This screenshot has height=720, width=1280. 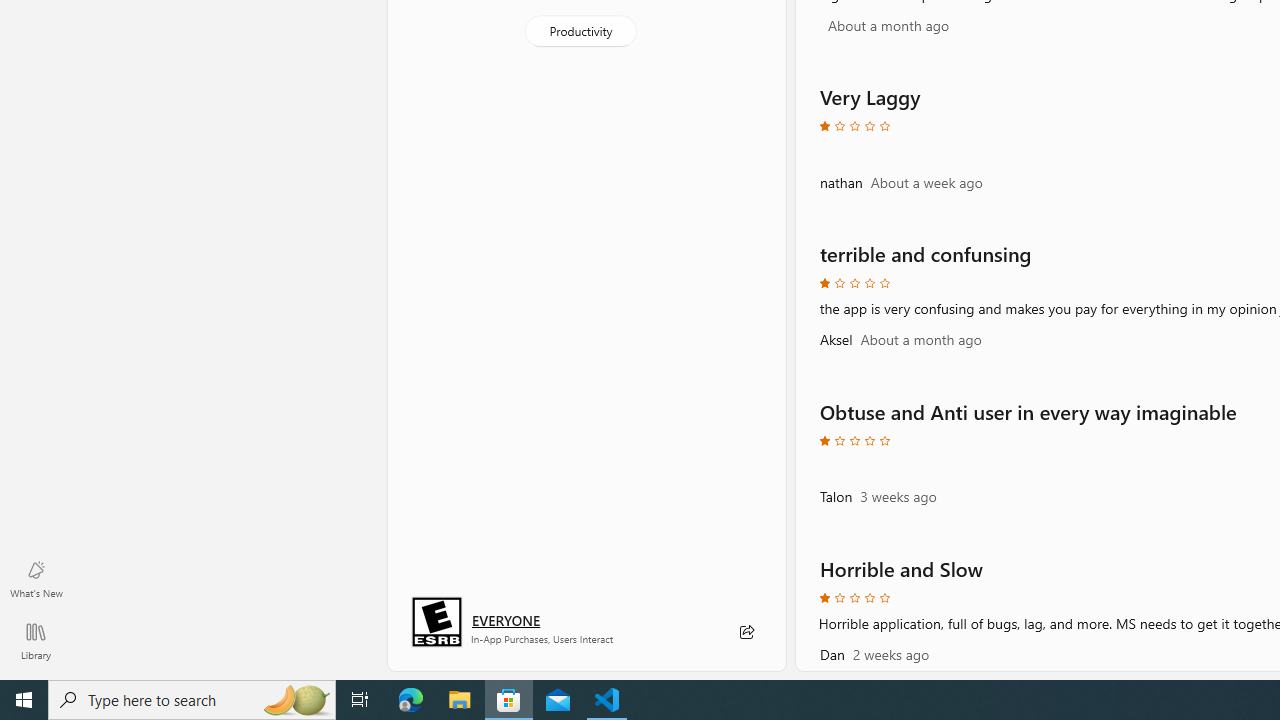 What do you see at coordinates (35, 578) in the screenshot?
I see `'What'` at bounding box center [35, 578].